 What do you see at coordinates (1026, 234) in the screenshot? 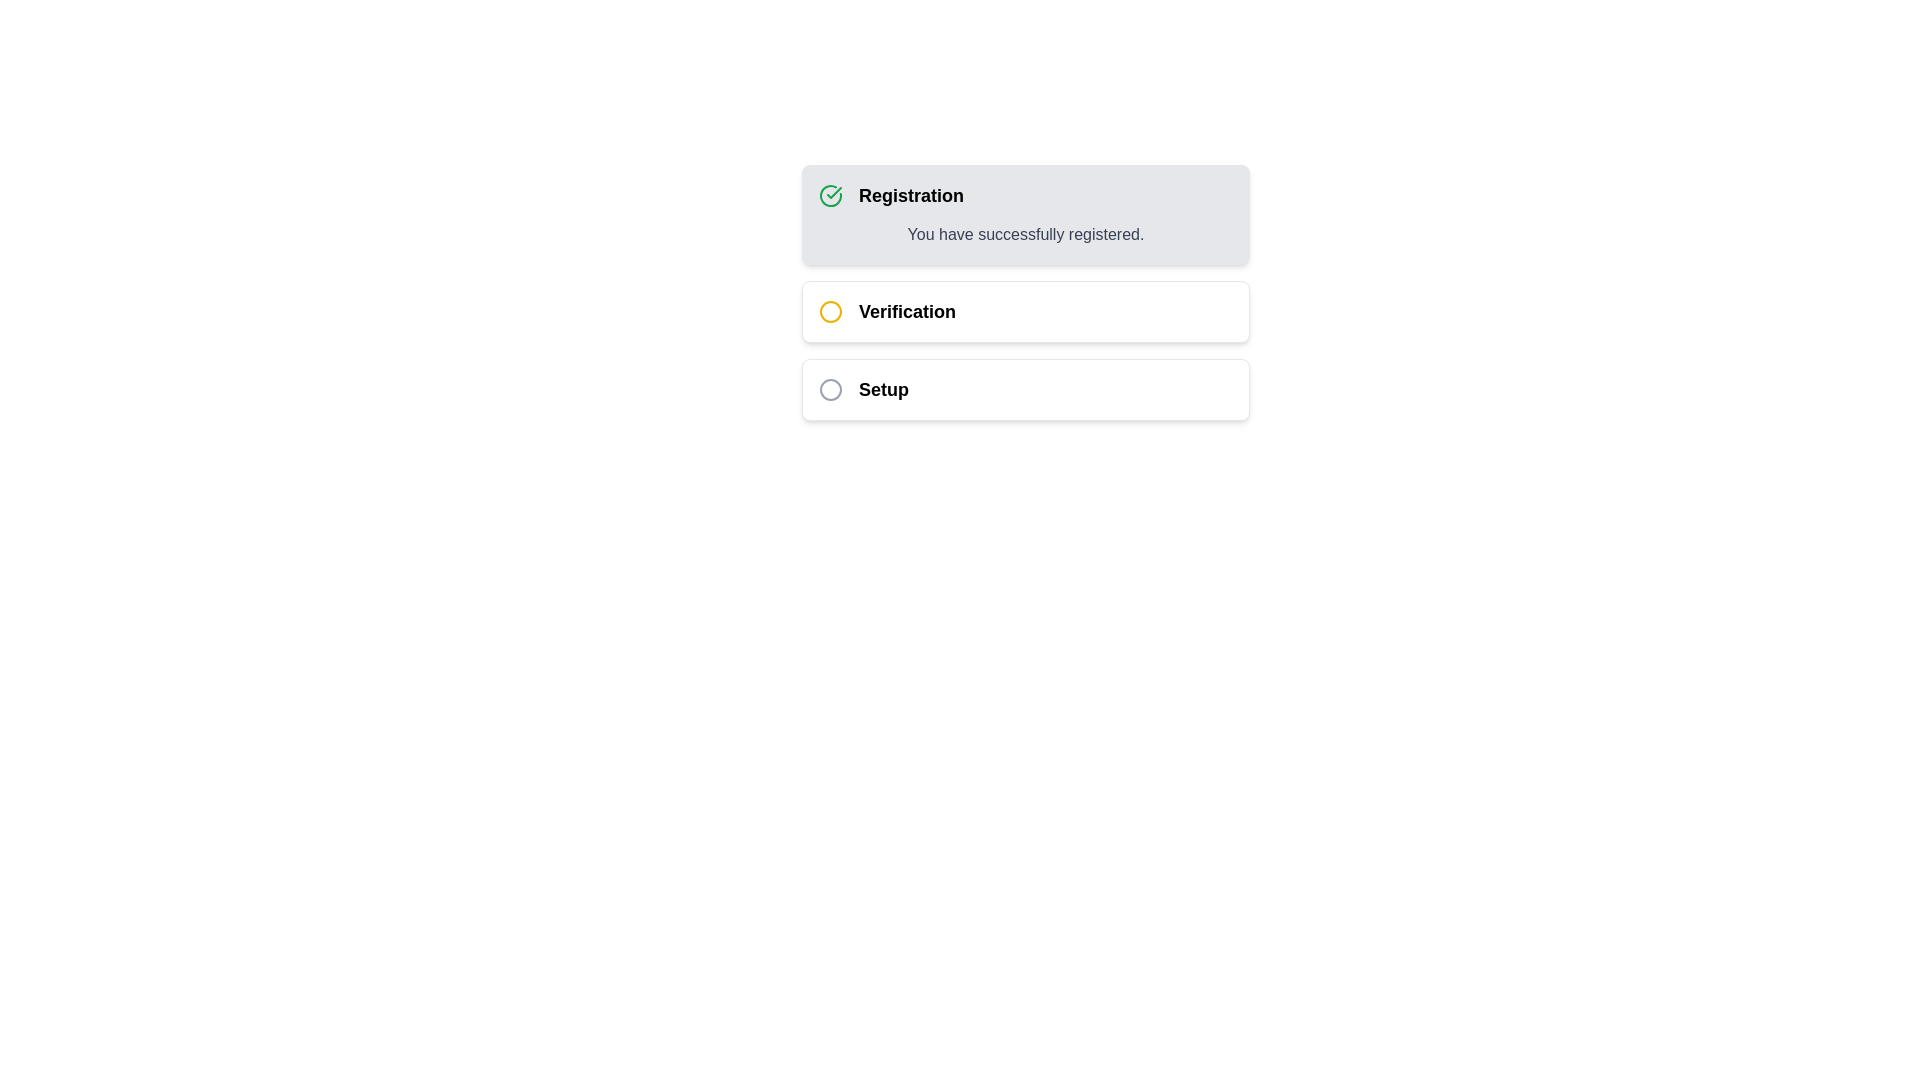
I see `the static text message confirming successful registration, located below the 'Registration' header and above the 'Verification' step` at bounding box center [1026, 234].